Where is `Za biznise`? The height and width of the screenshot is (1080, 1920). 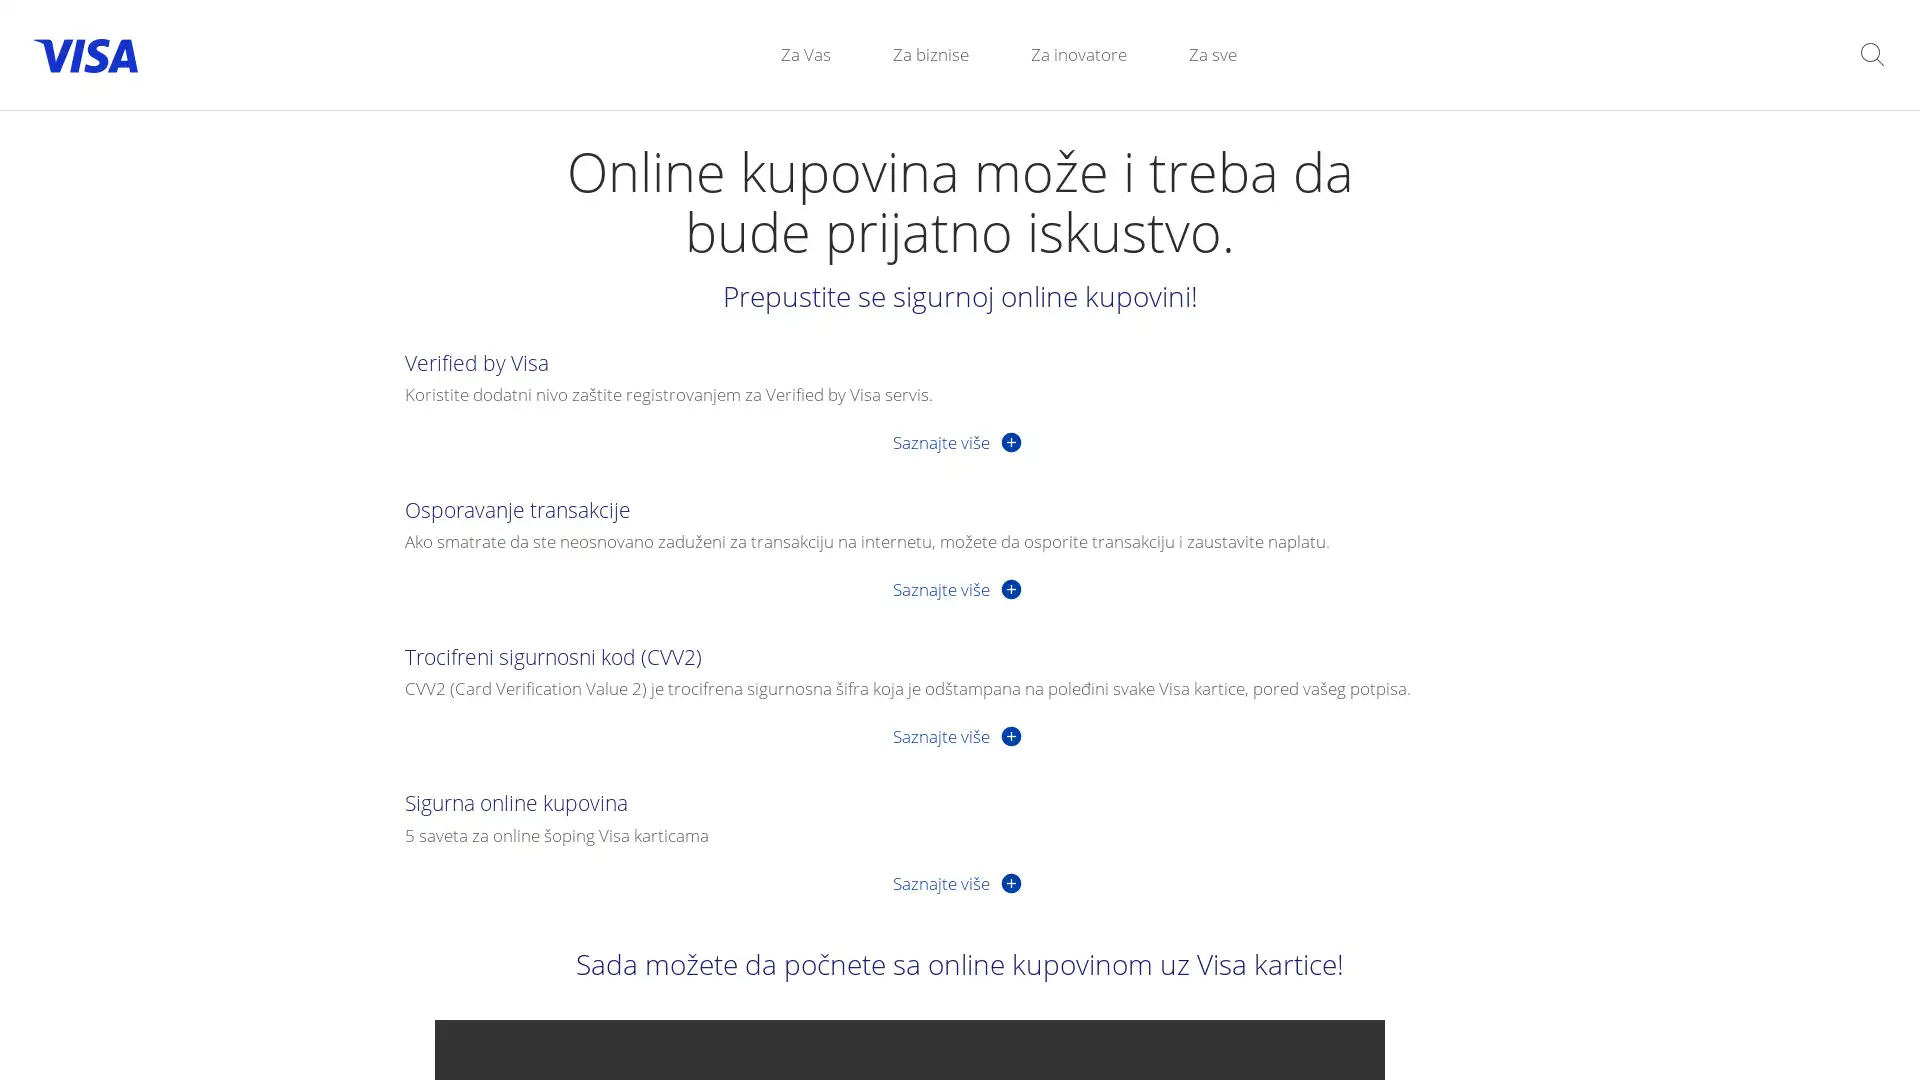
Za biznise is located at coordinates (930, 53).